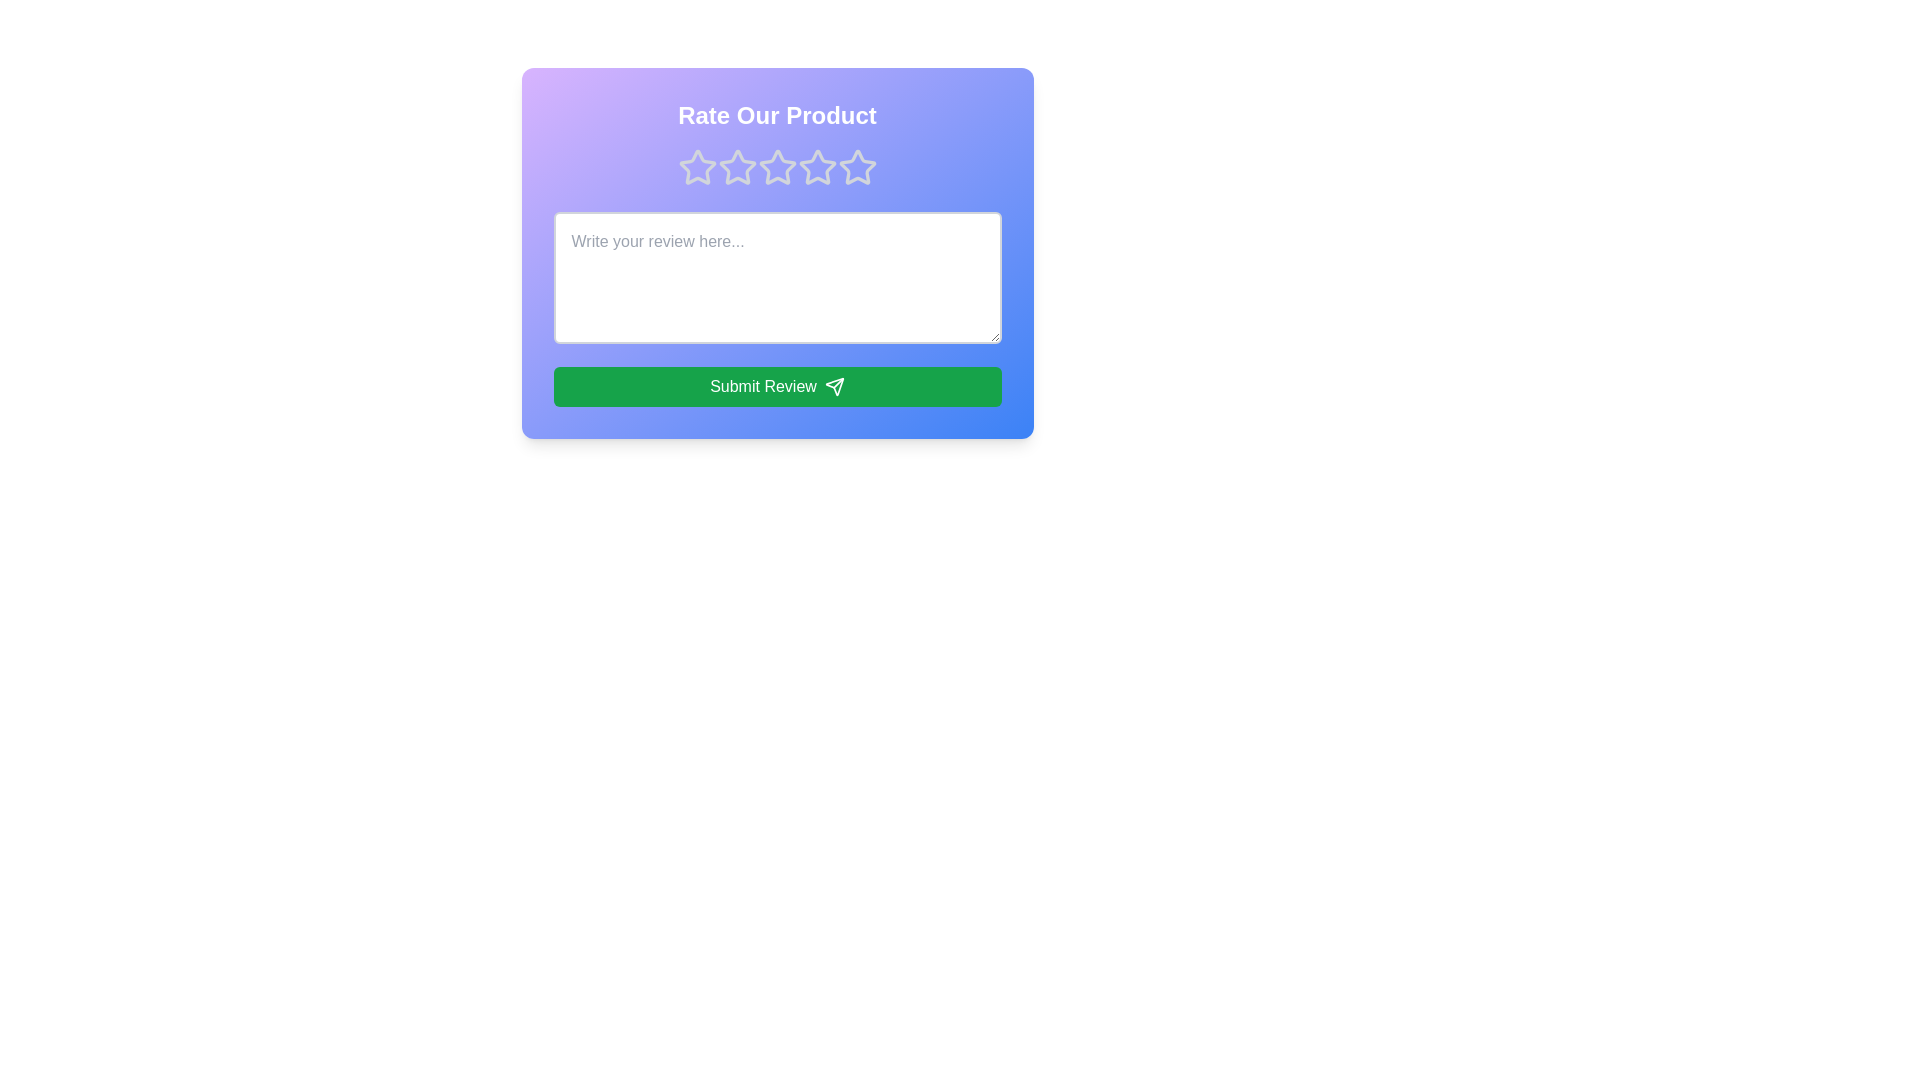 The image size is (1920, 1080). I want to click on the fourth star icon, so click(776, 167).